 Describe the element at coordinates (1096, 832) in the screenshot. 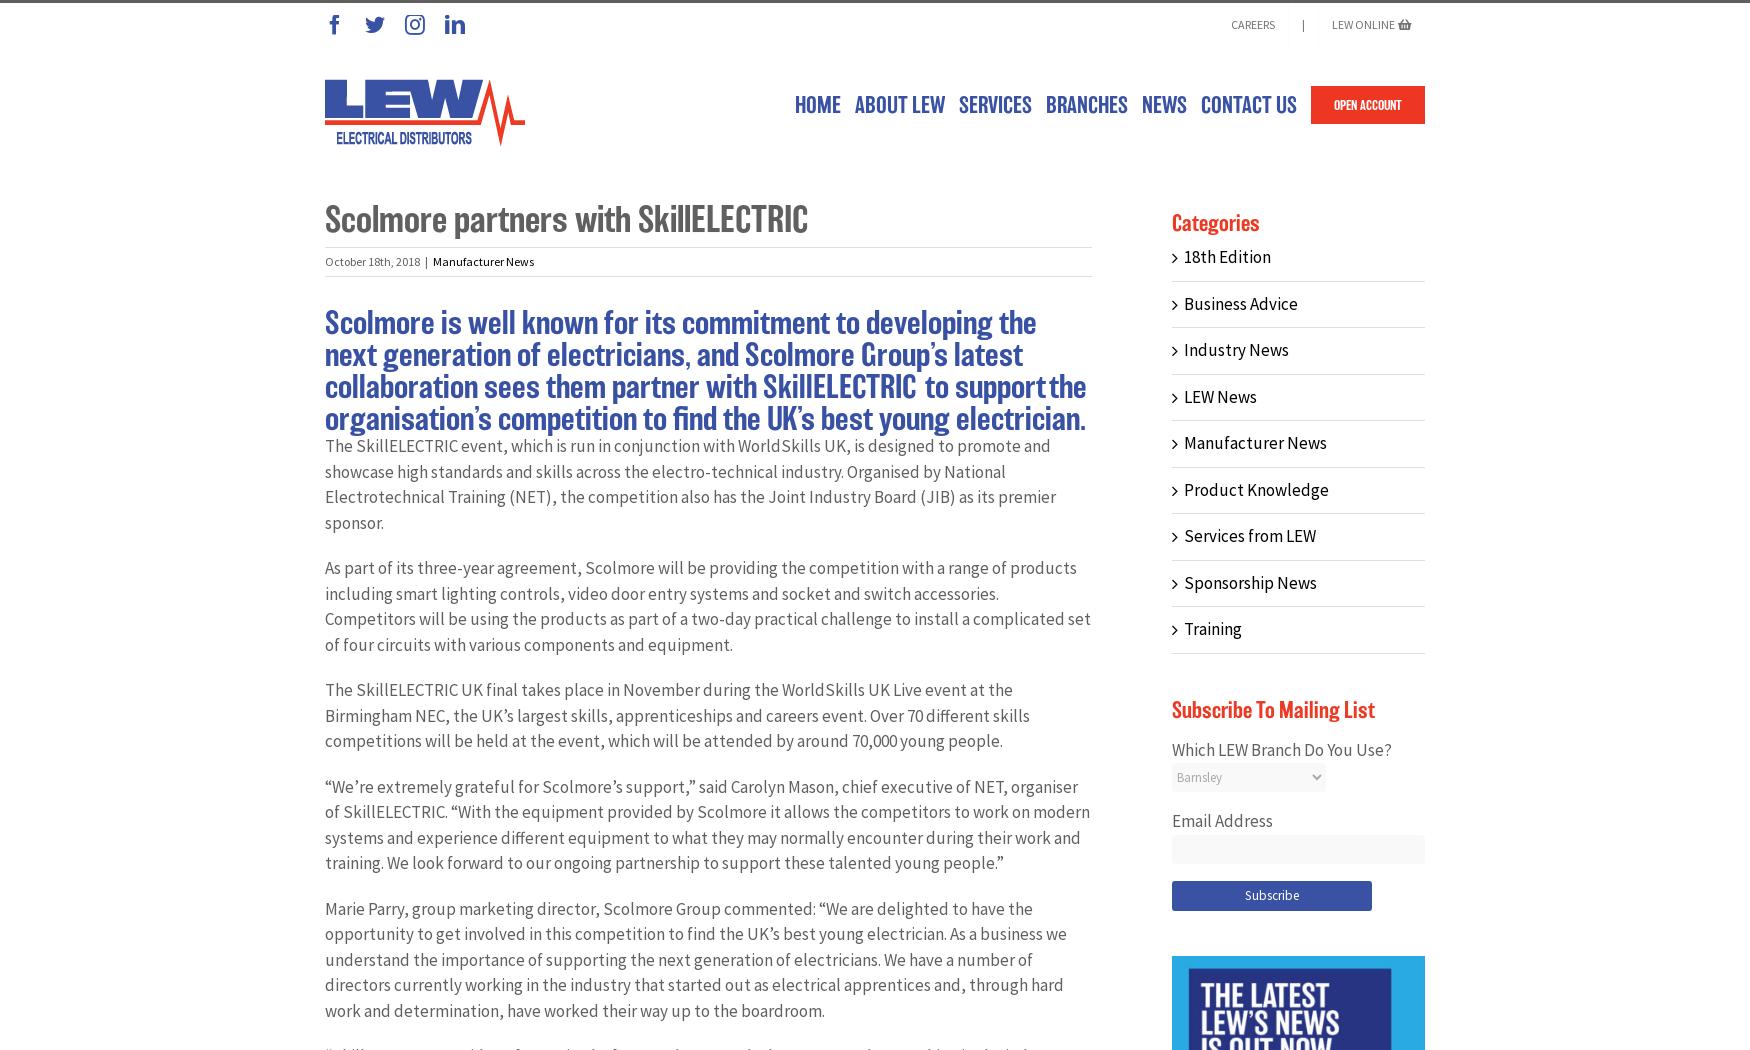

I see `'Stockton'` at that location.